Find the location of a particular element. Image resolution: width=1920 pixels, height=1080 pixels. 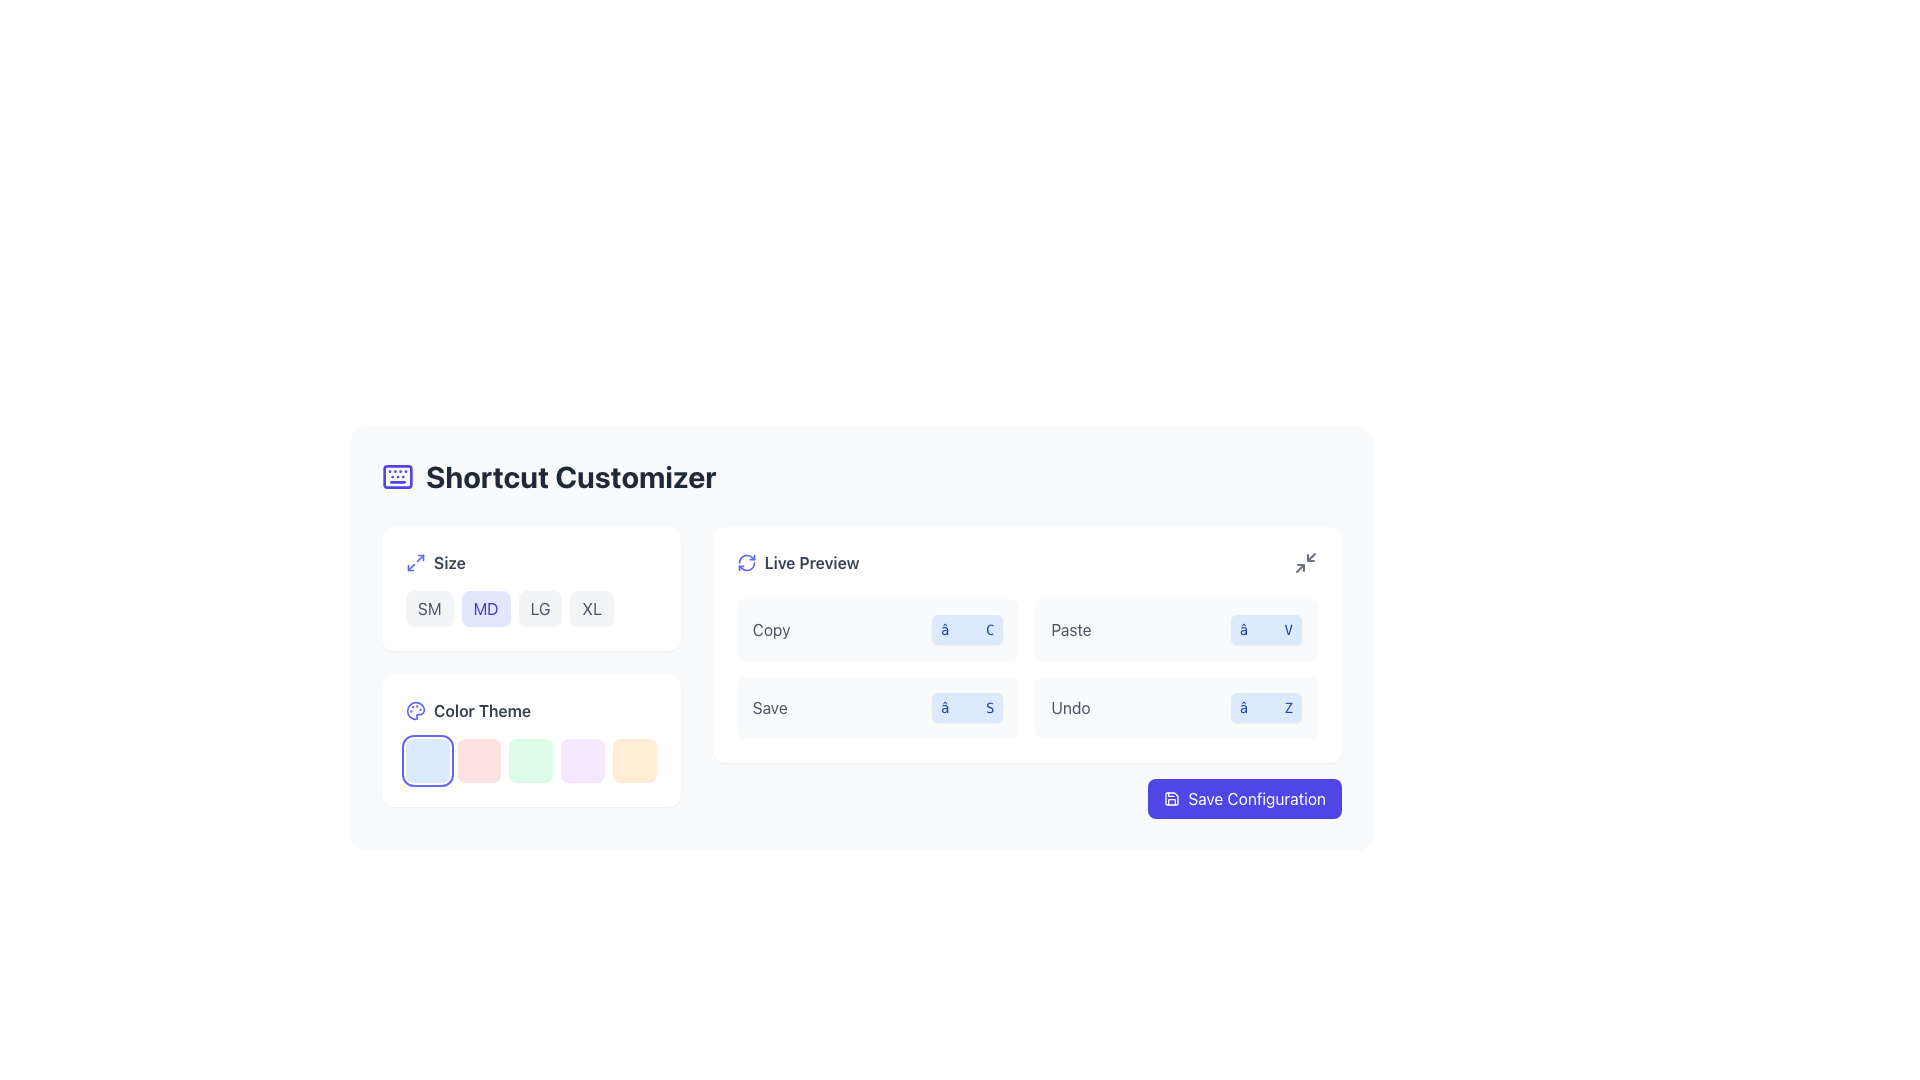

the 'XL' button, which is the fourth button in the 'Size' customization area is located at coordinates (591, 608).